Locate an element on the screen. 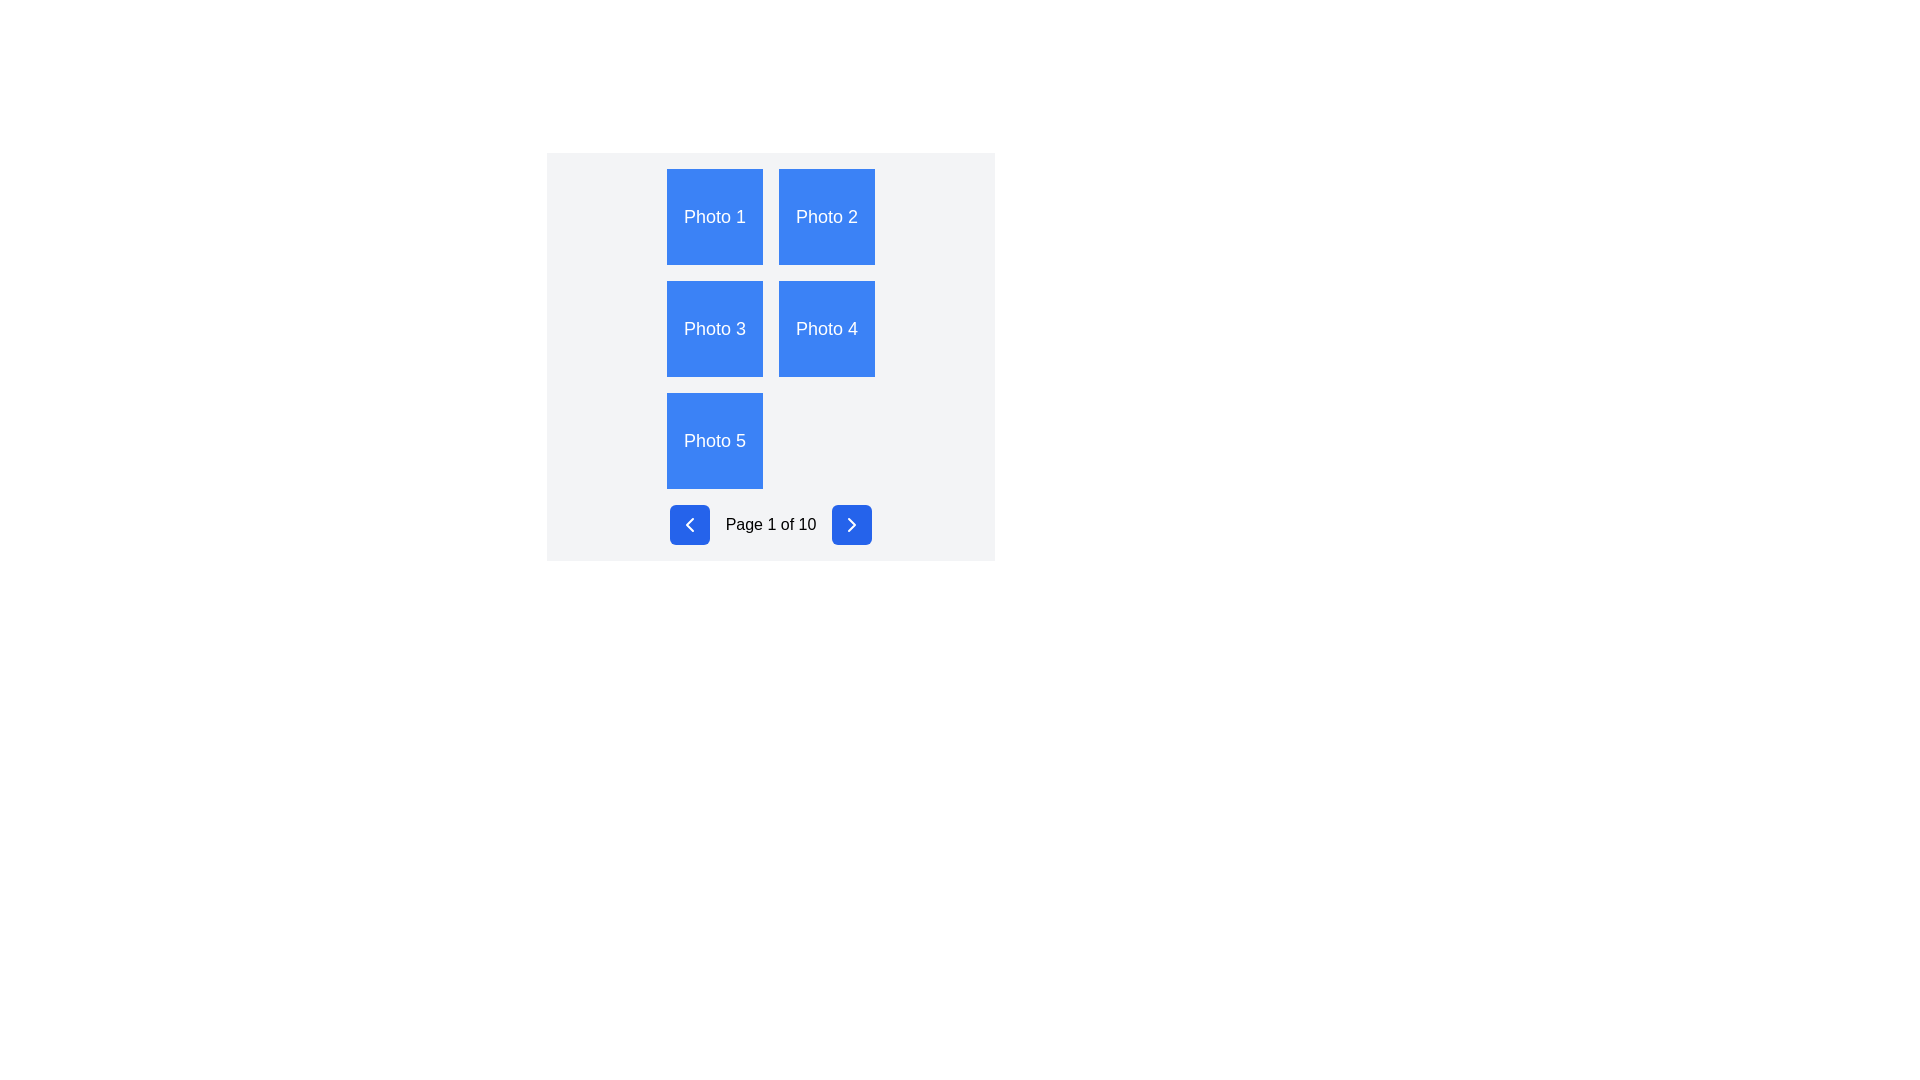 Image resolution: width=1920 pixels, height=1080 pixels. the text display that indicates the current page number and total number of pages, located at the lower portion of the interface between a grid of photos and navigational buttons is located at coordinates (770, 523).